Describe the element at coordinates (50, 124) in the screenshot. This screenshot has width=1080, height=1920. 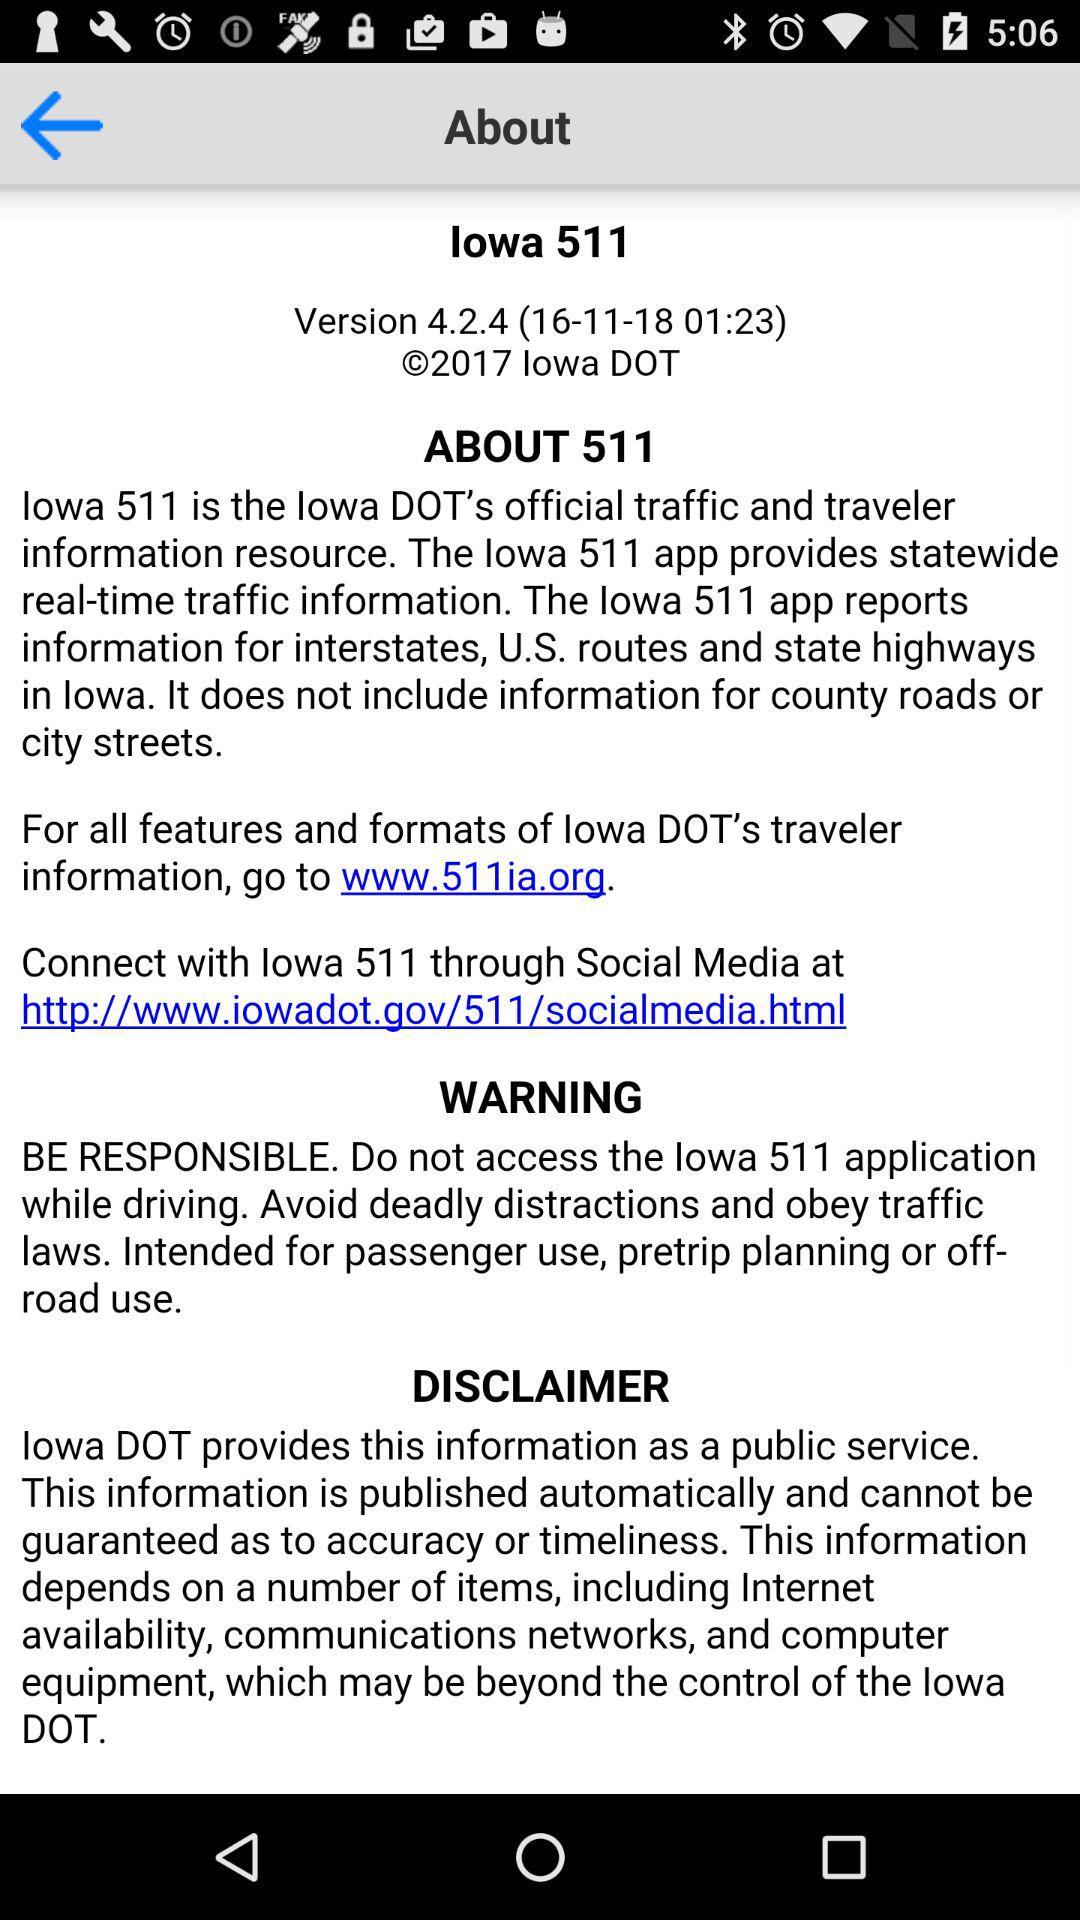
I see `go back` at that location.